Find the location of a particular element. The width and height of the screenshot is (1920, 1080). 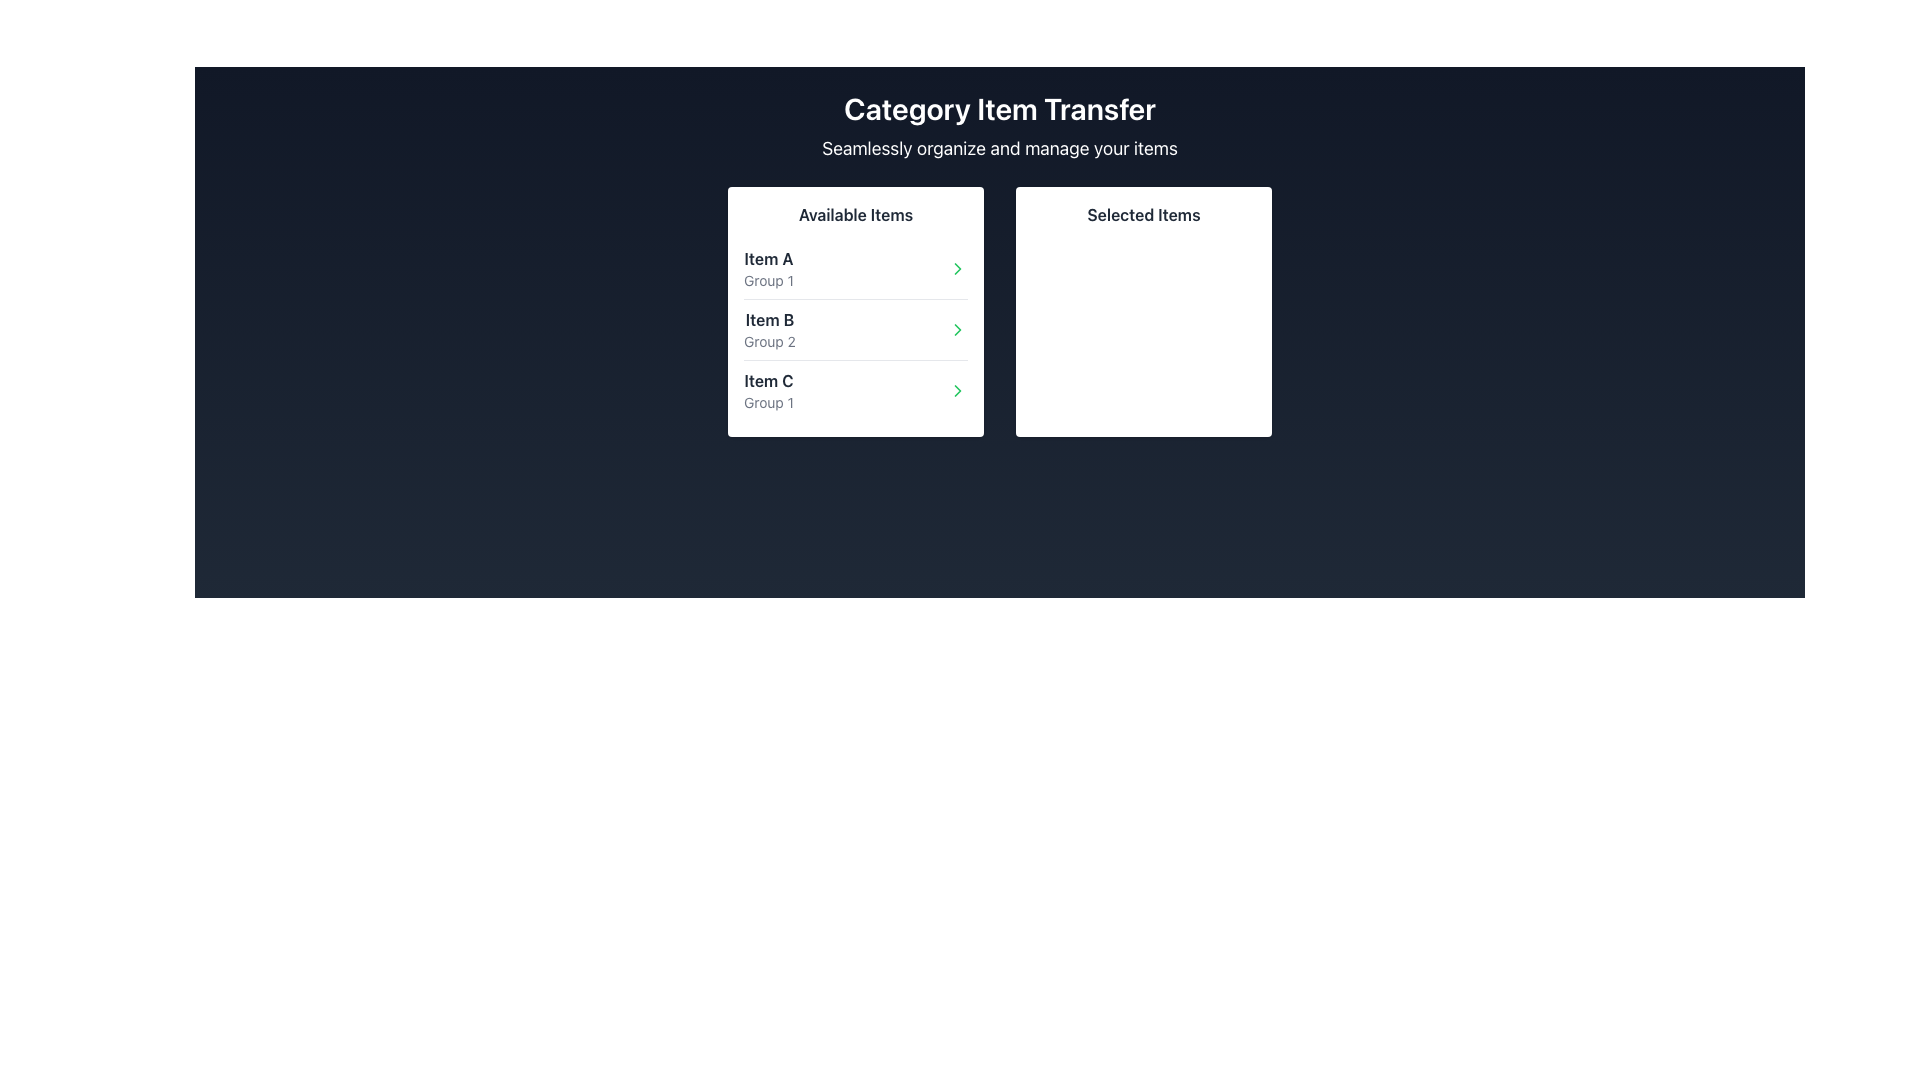

the Text Label that serves as a secondary descriptor for 'Item C' located beneath it in the 'Available Items' section of the 'Category Item Transfer' interface is located at coordinates (767, 402).